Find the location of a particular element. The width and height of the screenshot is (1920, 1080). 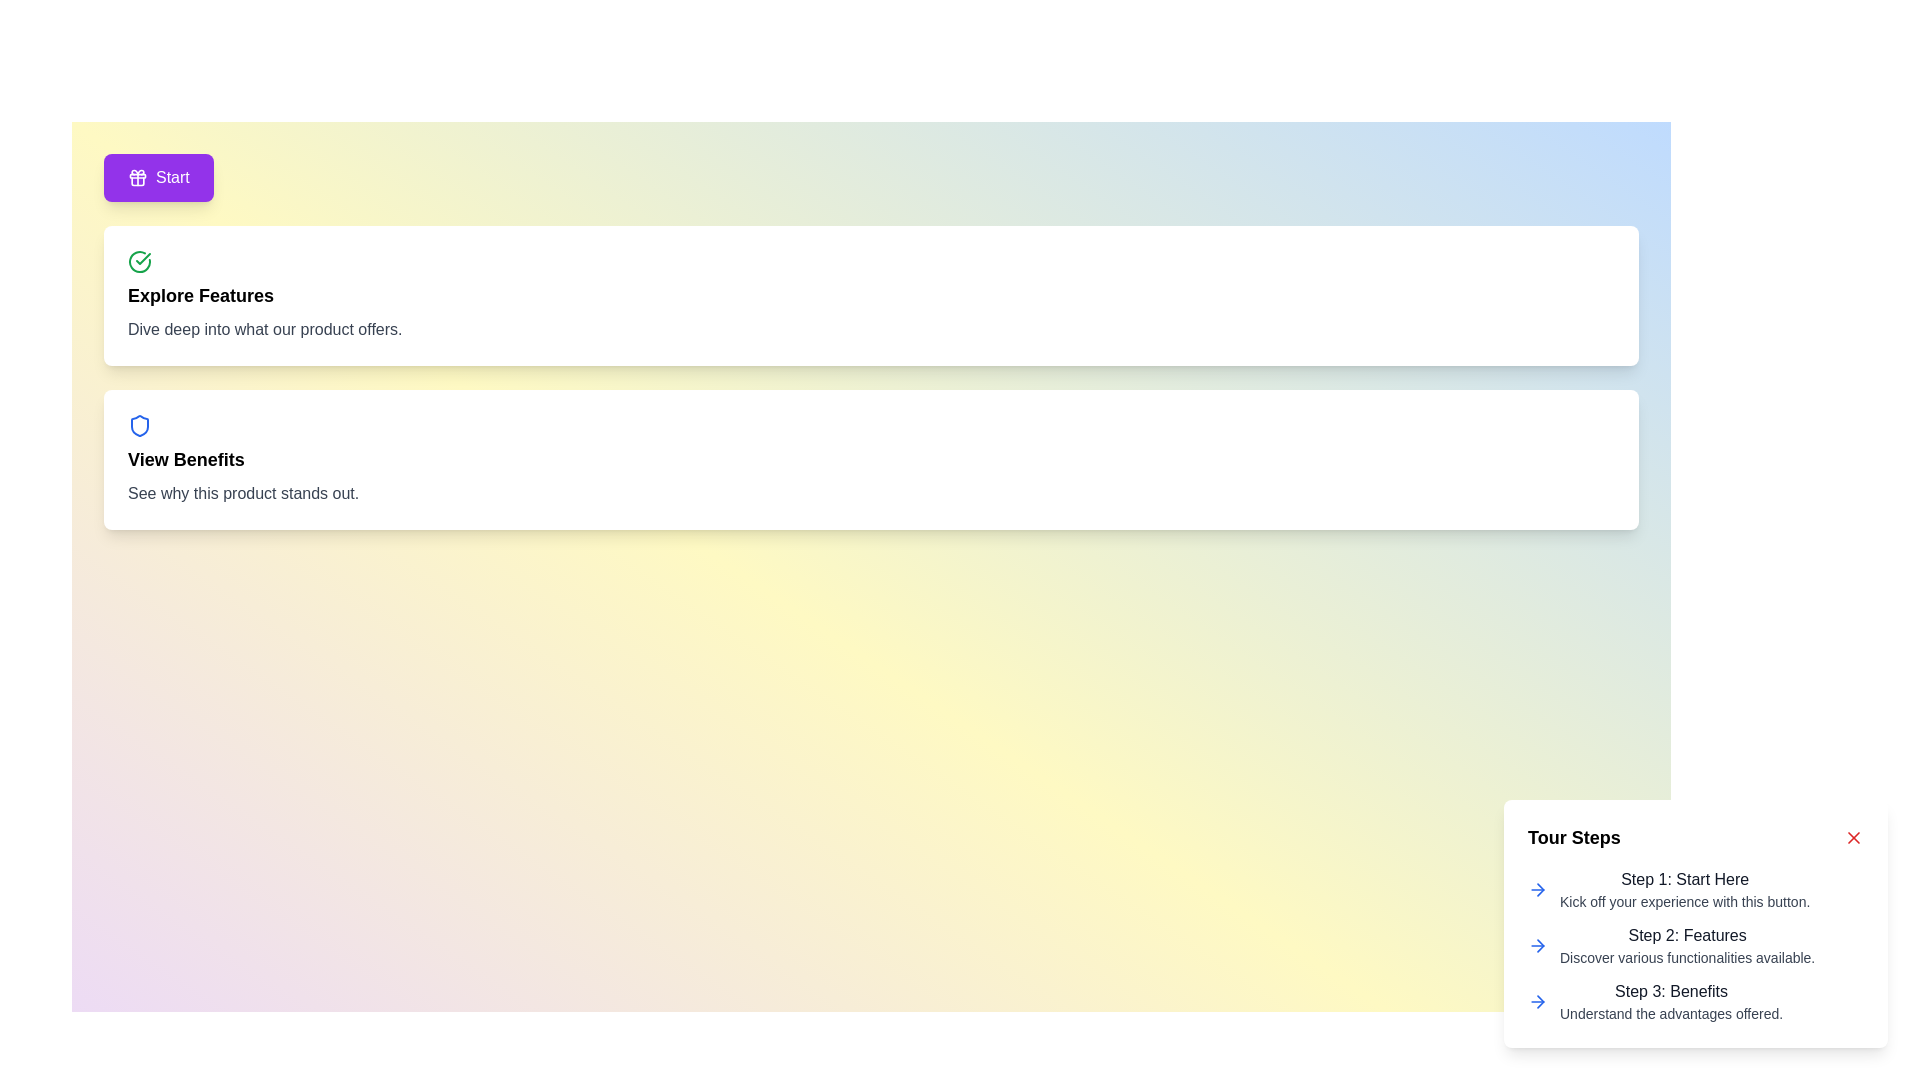

the Informational text element for Step 2 of the guided user tour, which provides instructions for discovering functionalities is located at coordinates (1694, 945).